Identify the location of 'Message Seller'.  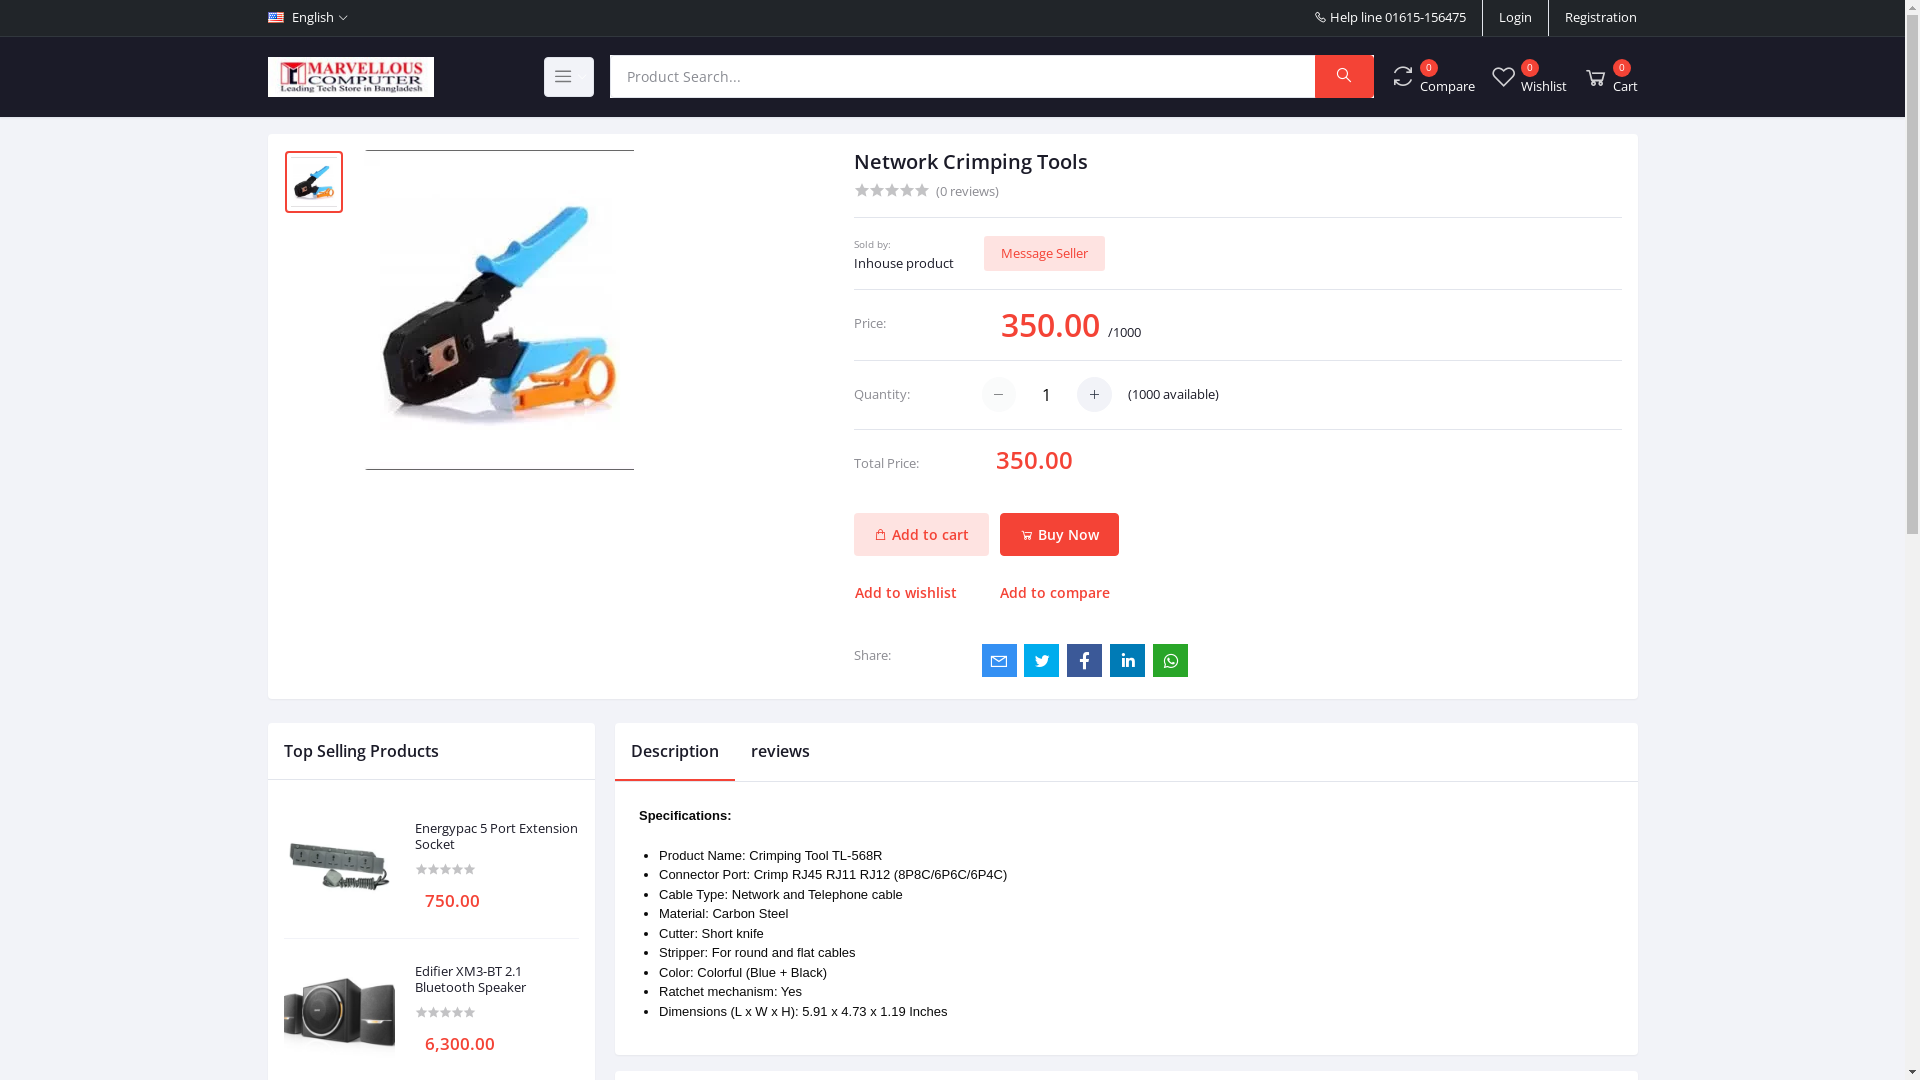
(983, 252).